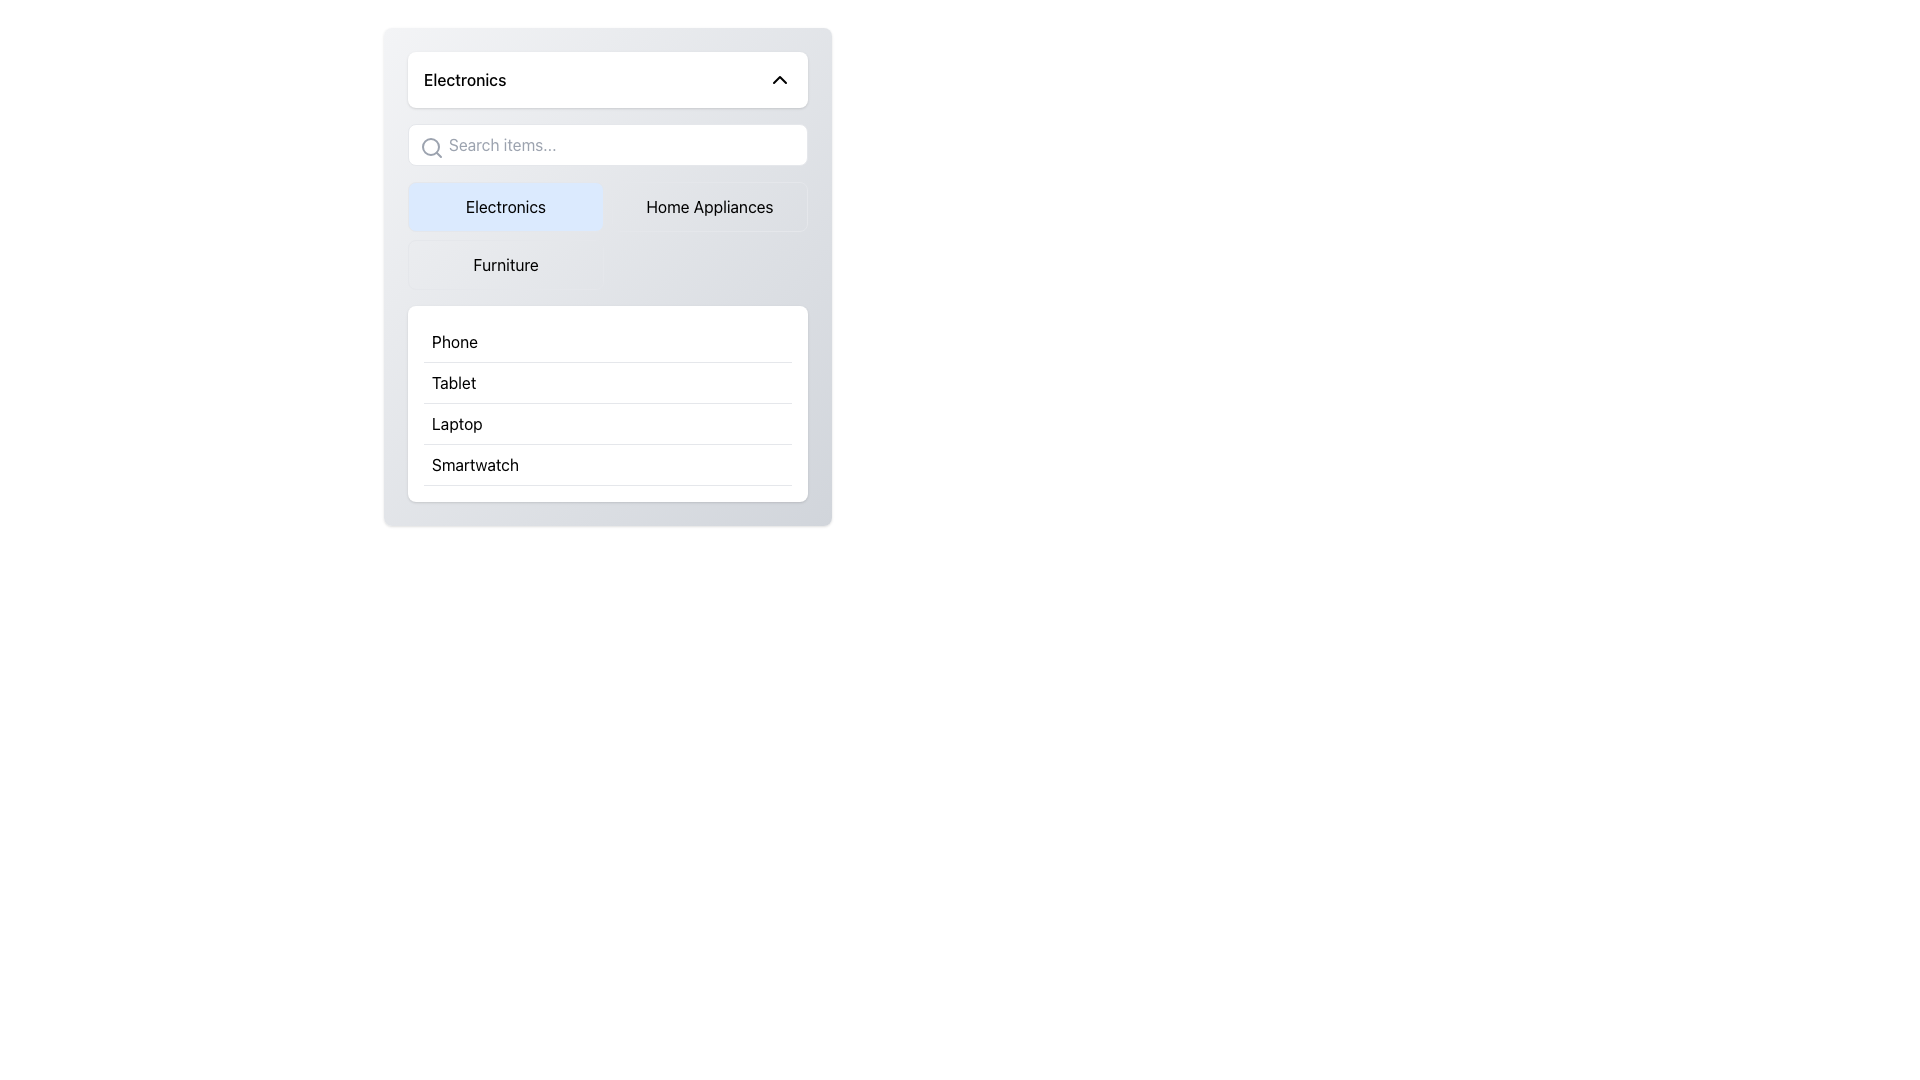  I want to click on the SVG Circle element that is part of the search icon located to the left of the text input box labeled 'Search items...', so click(430, 145).